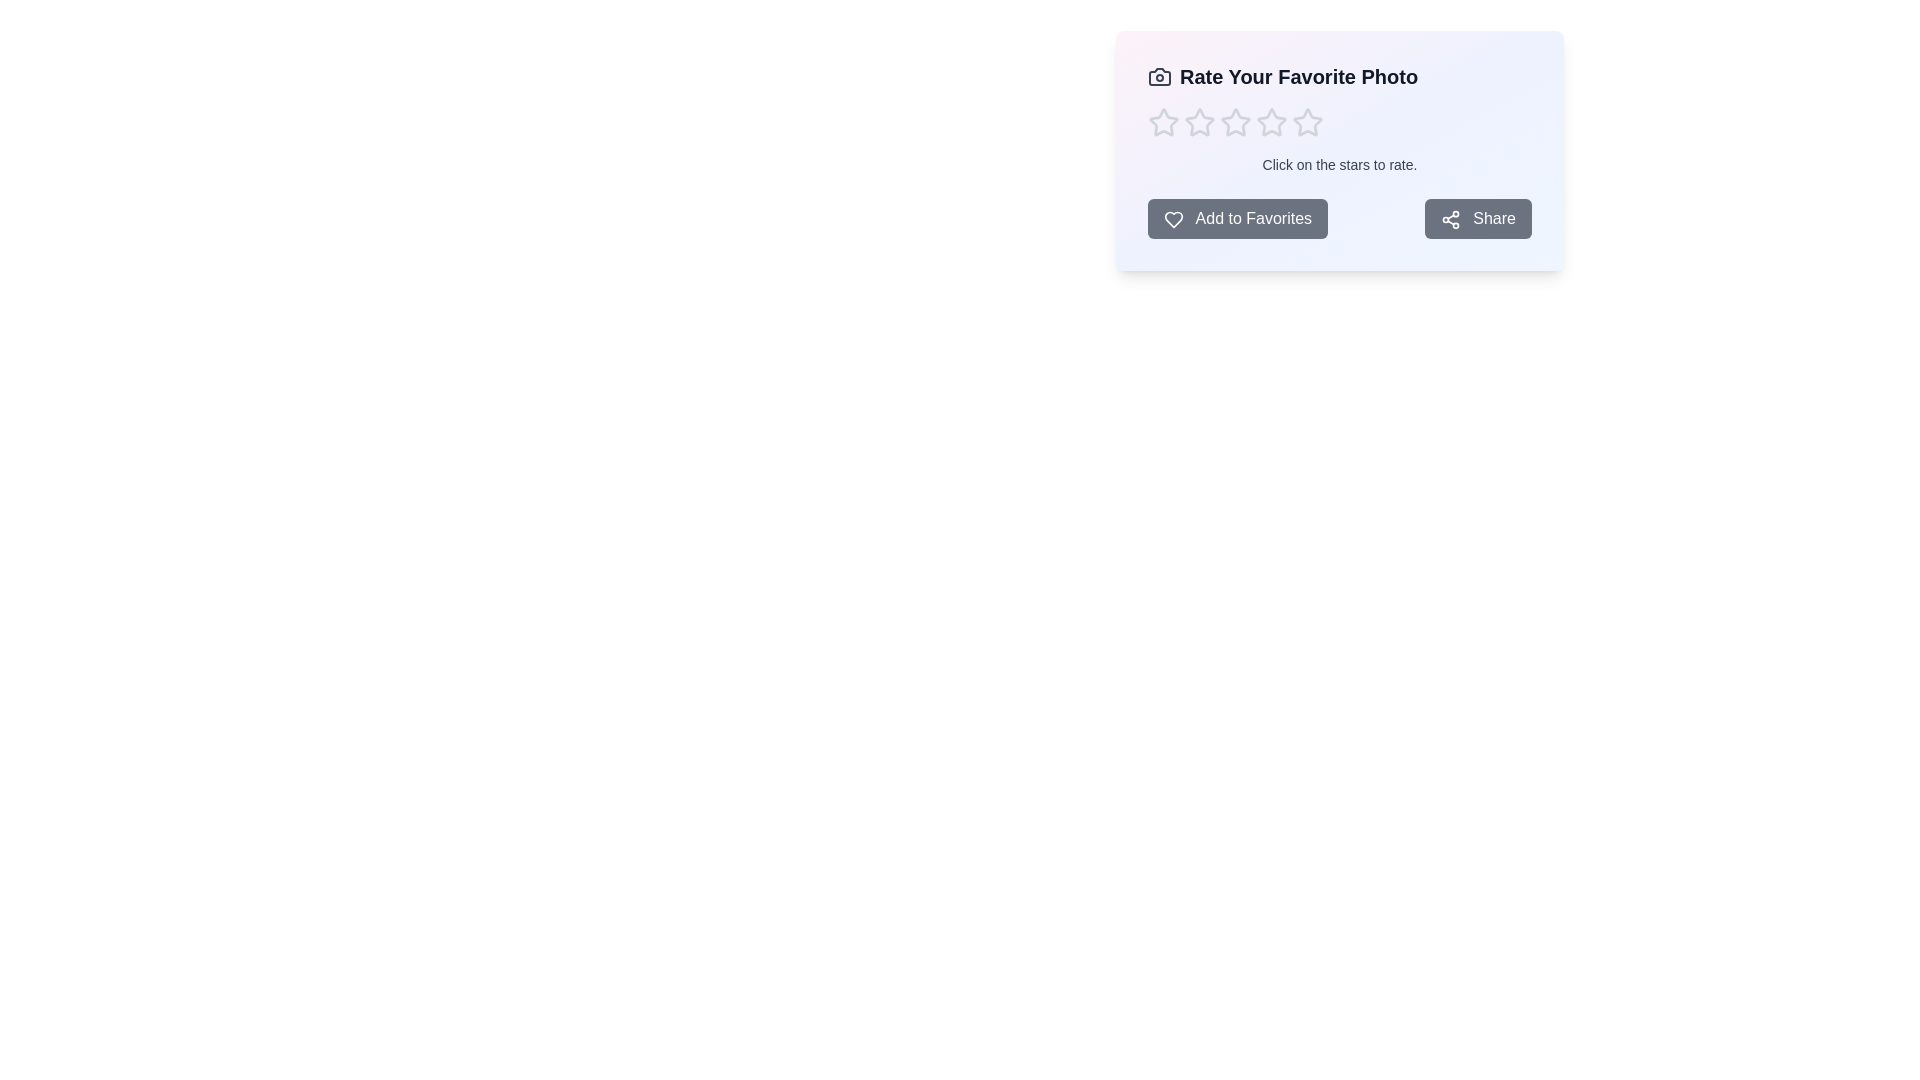 The height and width of the screenshot is (1080, 1920). I want to click on the second star, so click(1235, 122).